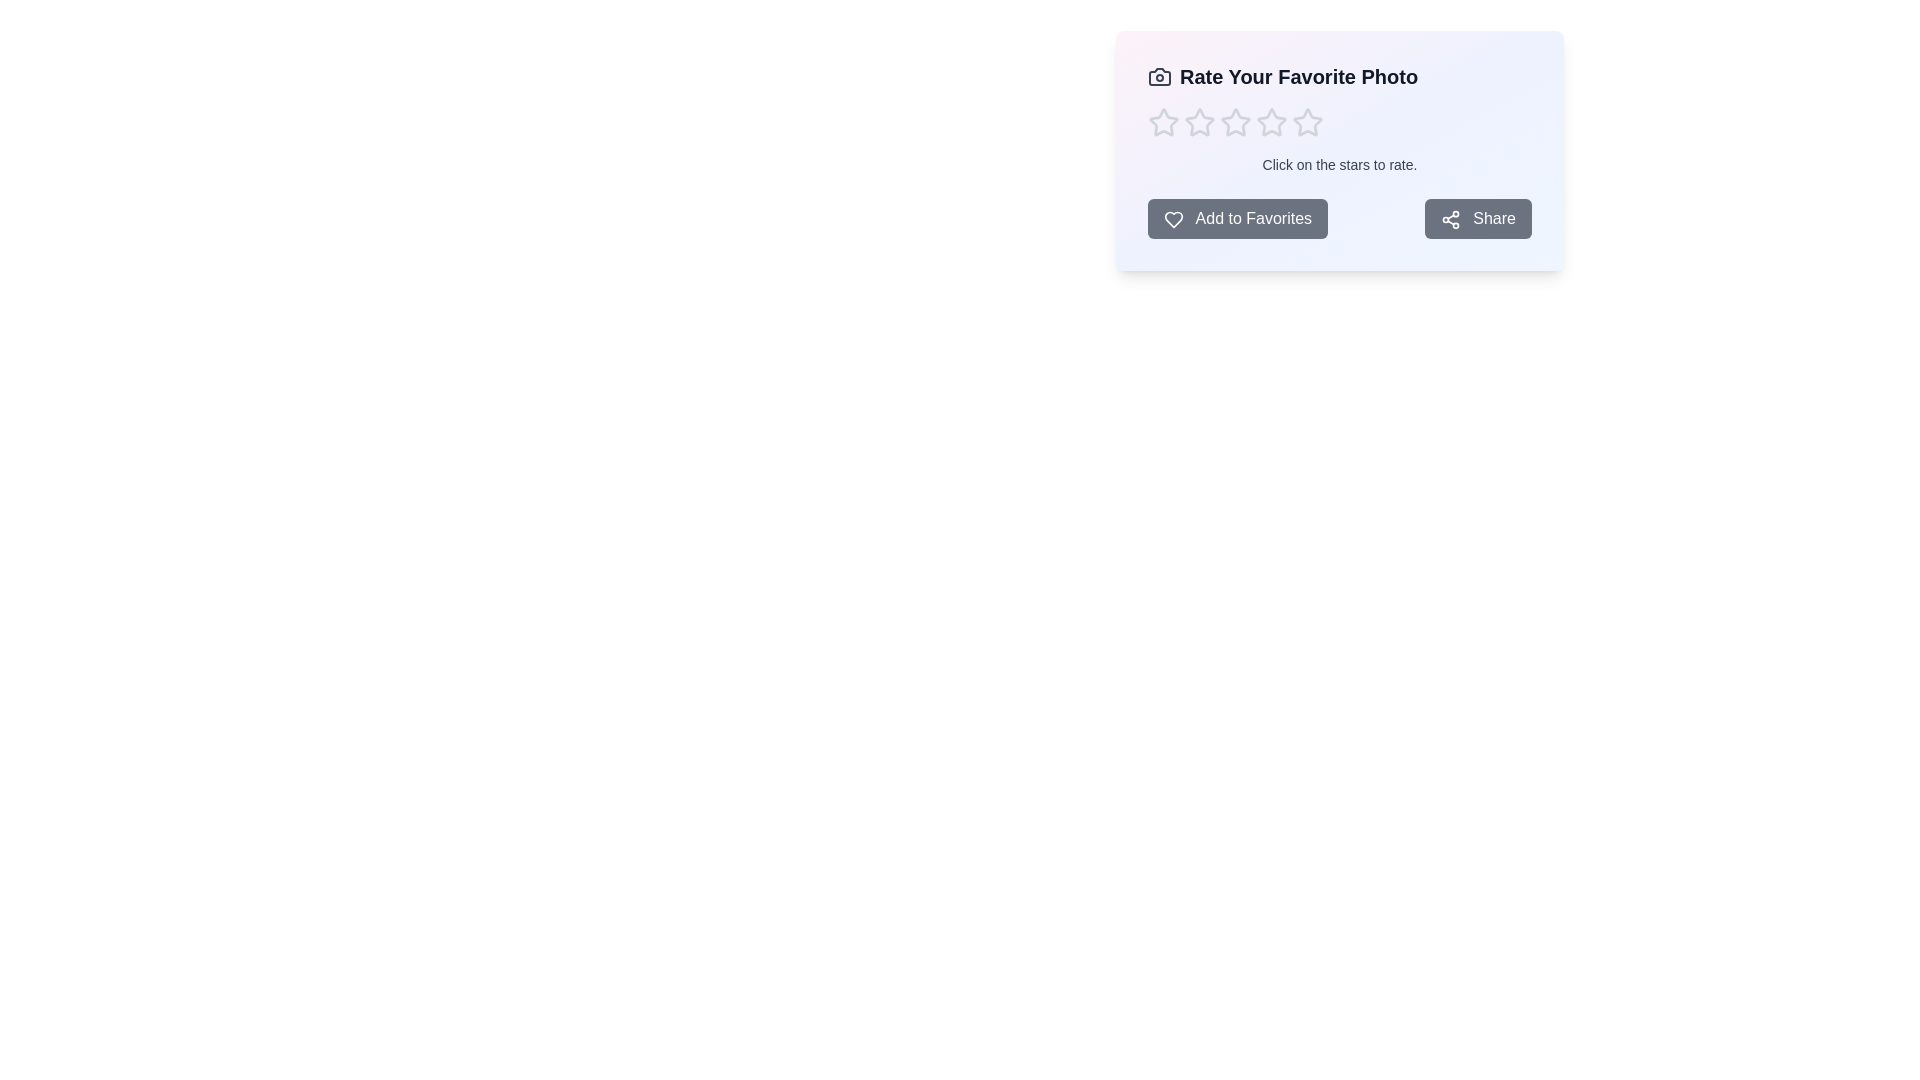 The height and width of the screenshot is (1080, 1920). I want to click on the second star, so click(1235, 122).